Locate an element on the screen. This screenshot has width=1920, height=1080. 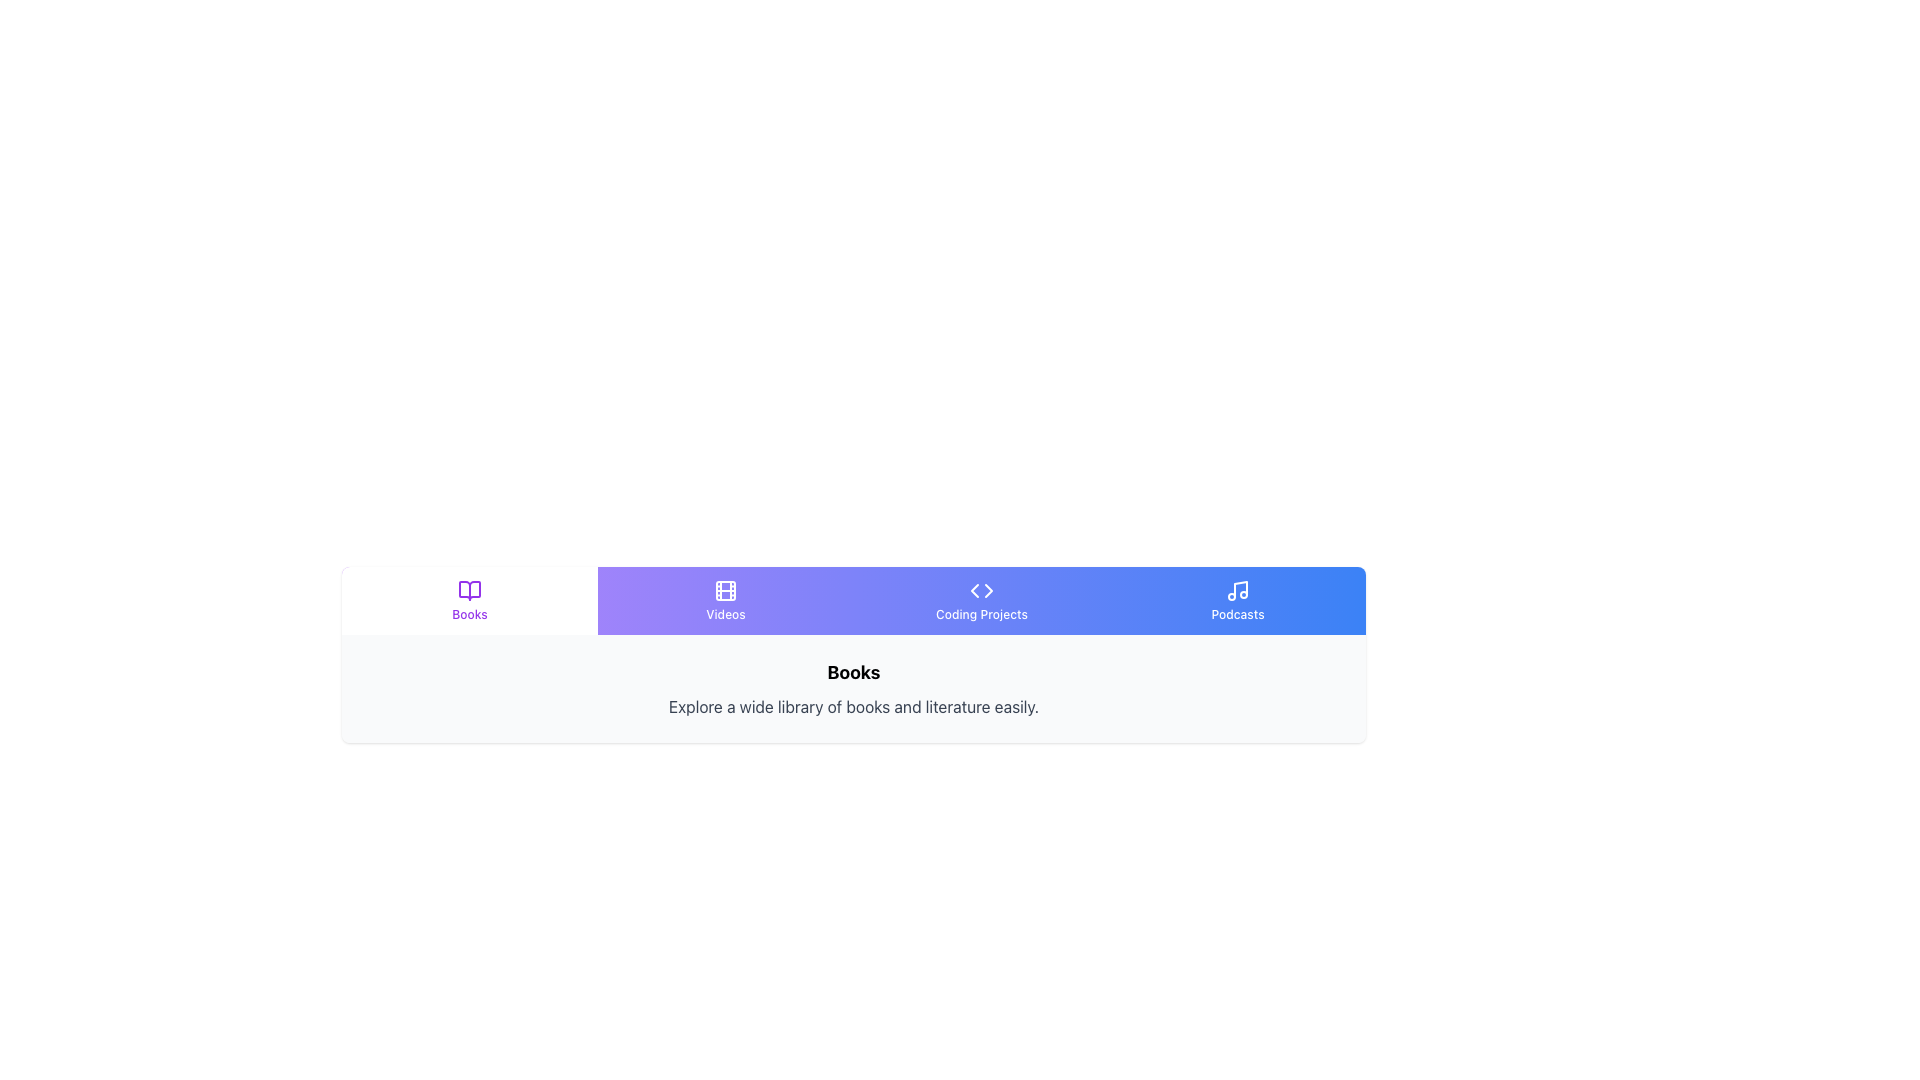
the static text element that states 'Explore a wide library of books and literature easily.' positioned beneath the bold 'Books' title is located at coordinates (854, 705).